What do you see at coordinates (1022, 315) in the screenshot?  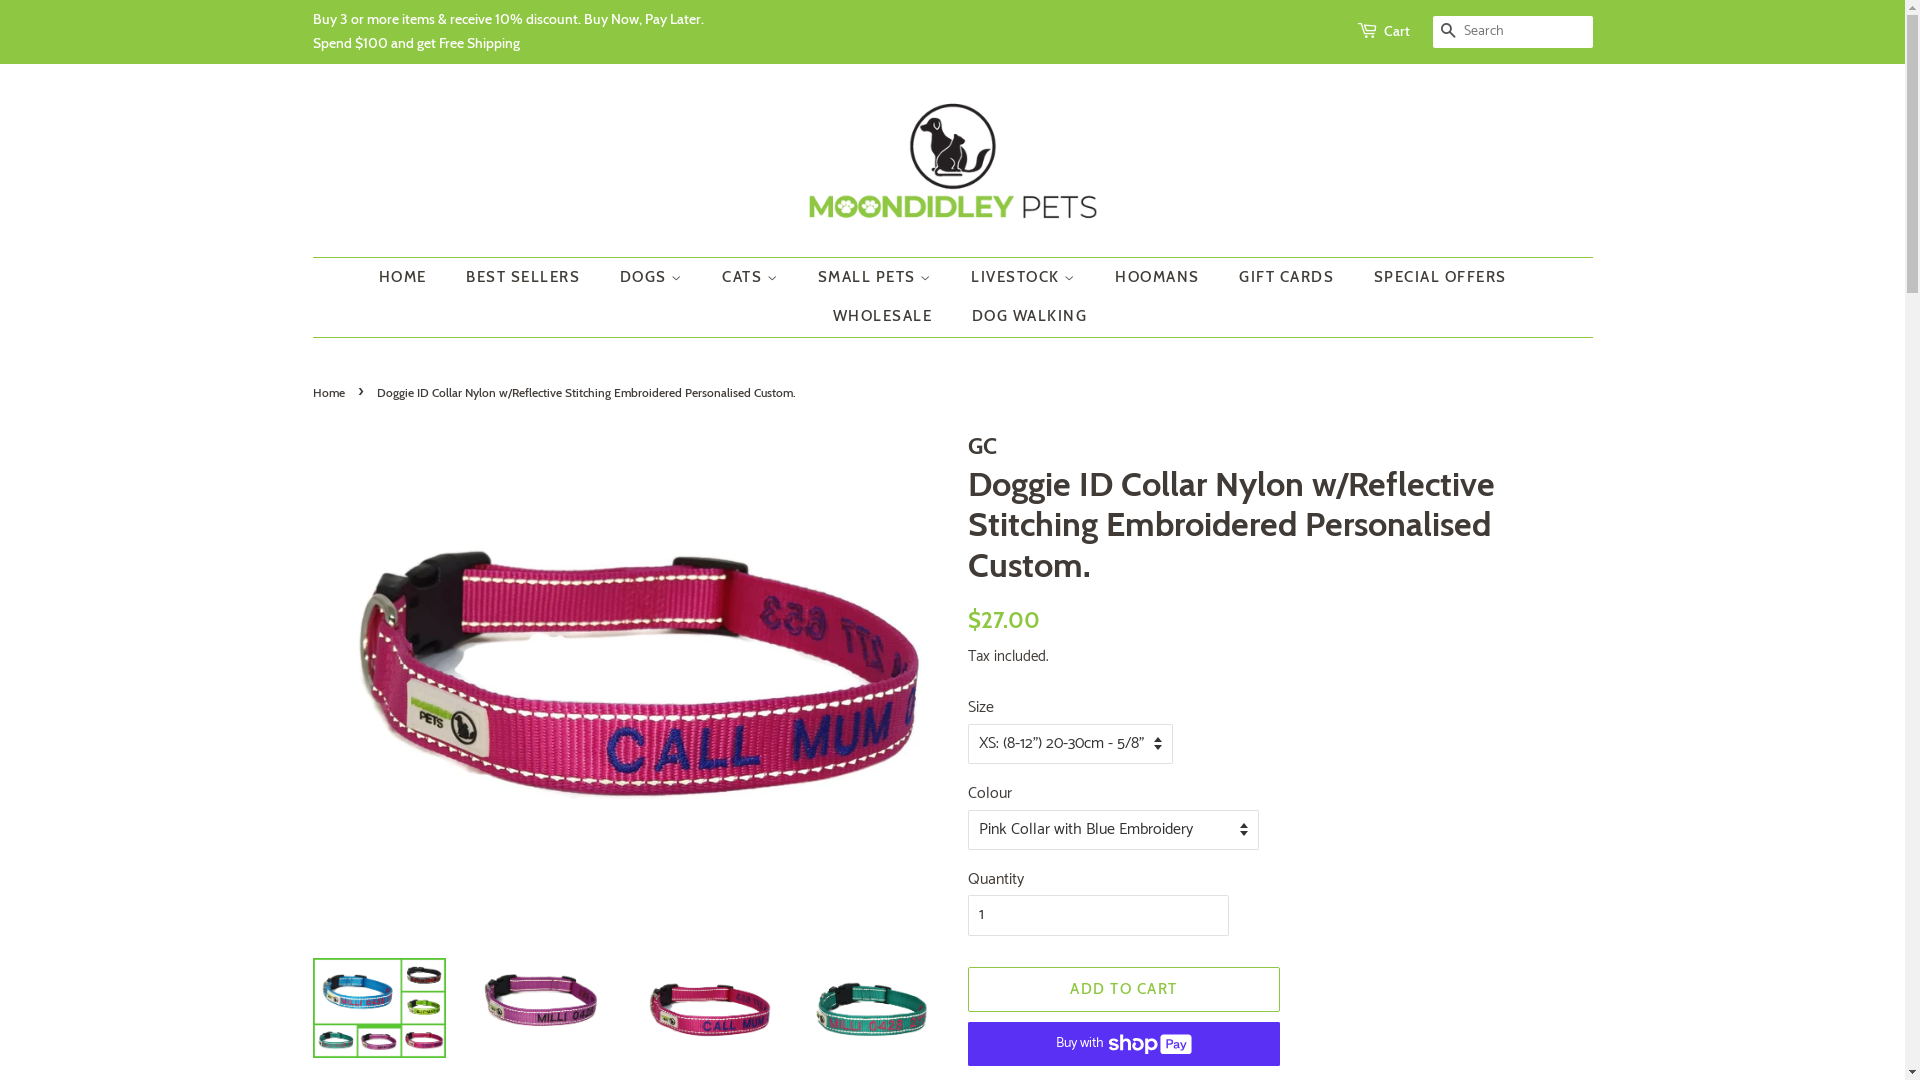 I see `'DOG WALKING'` at bounding box center [1022, 315].